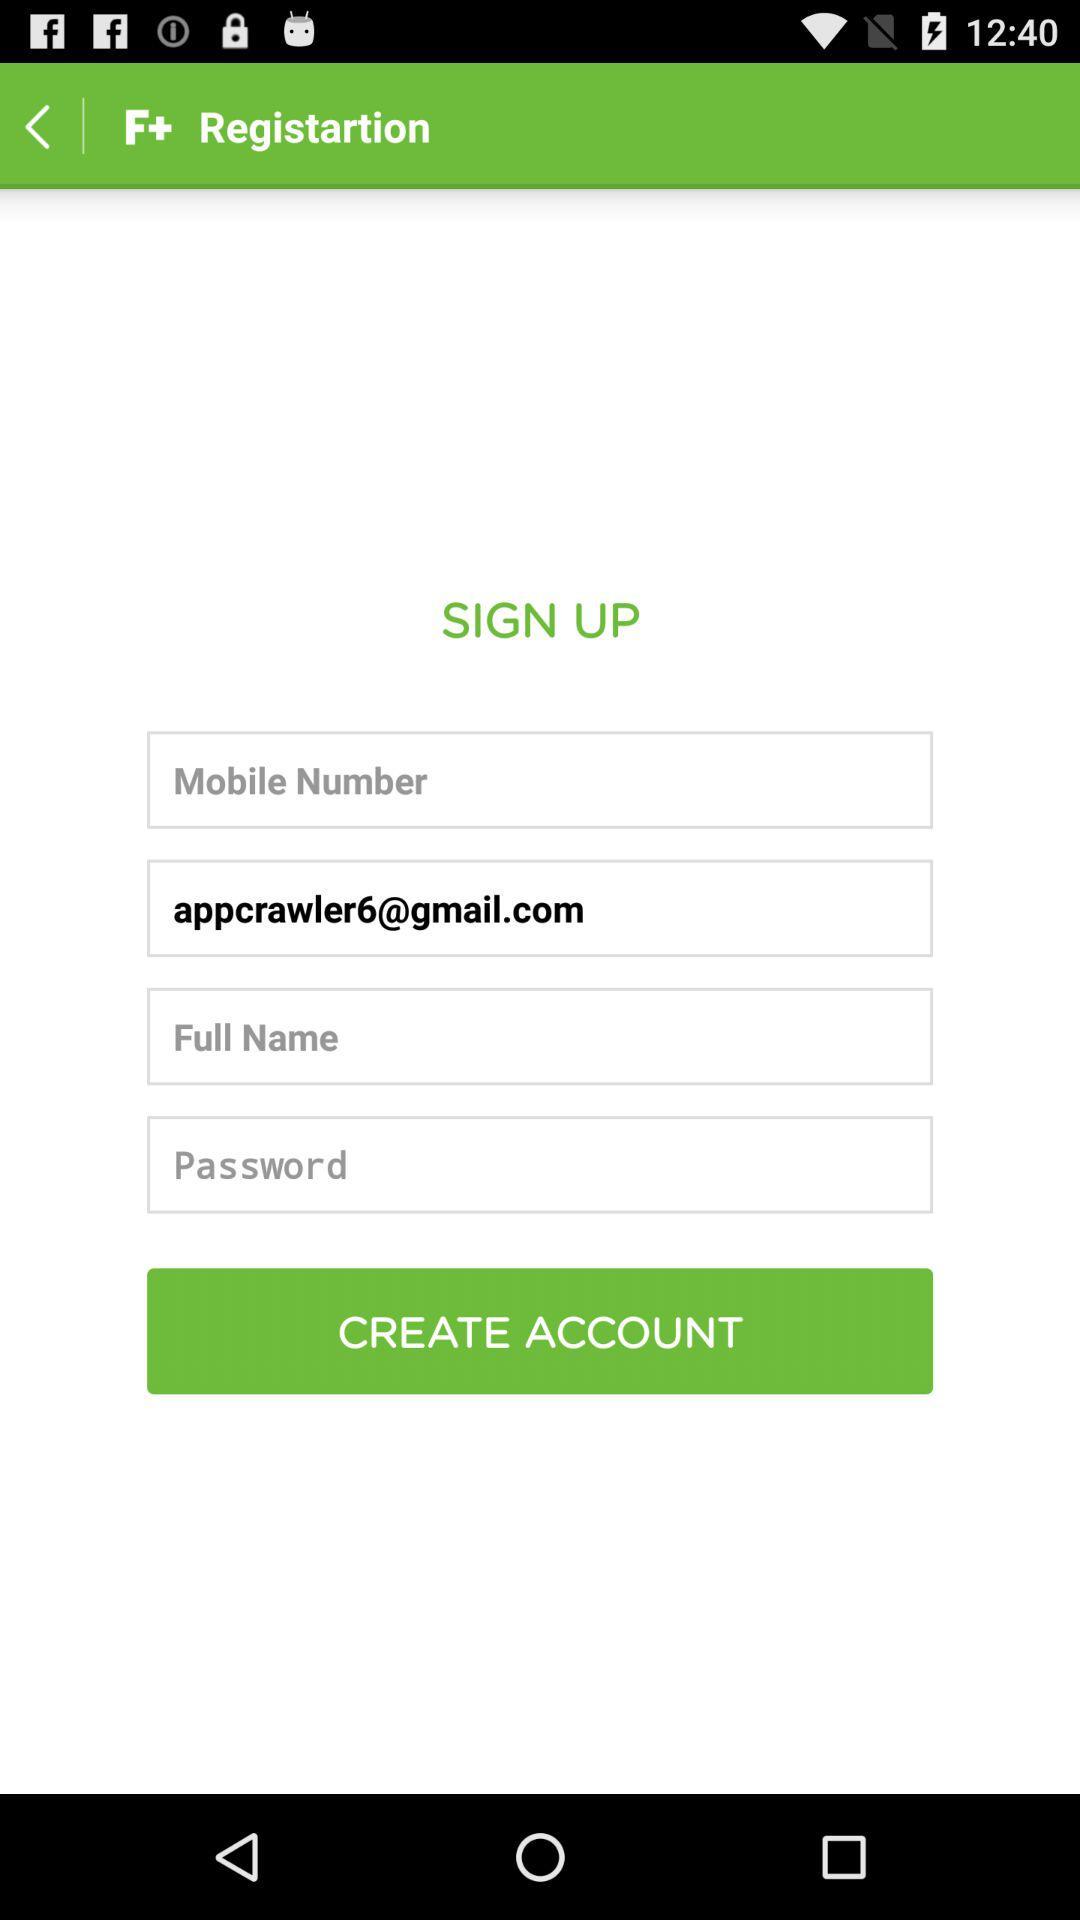 This screenshot has height=1920, width=1080. I want to click on password, so click(540, 1164).